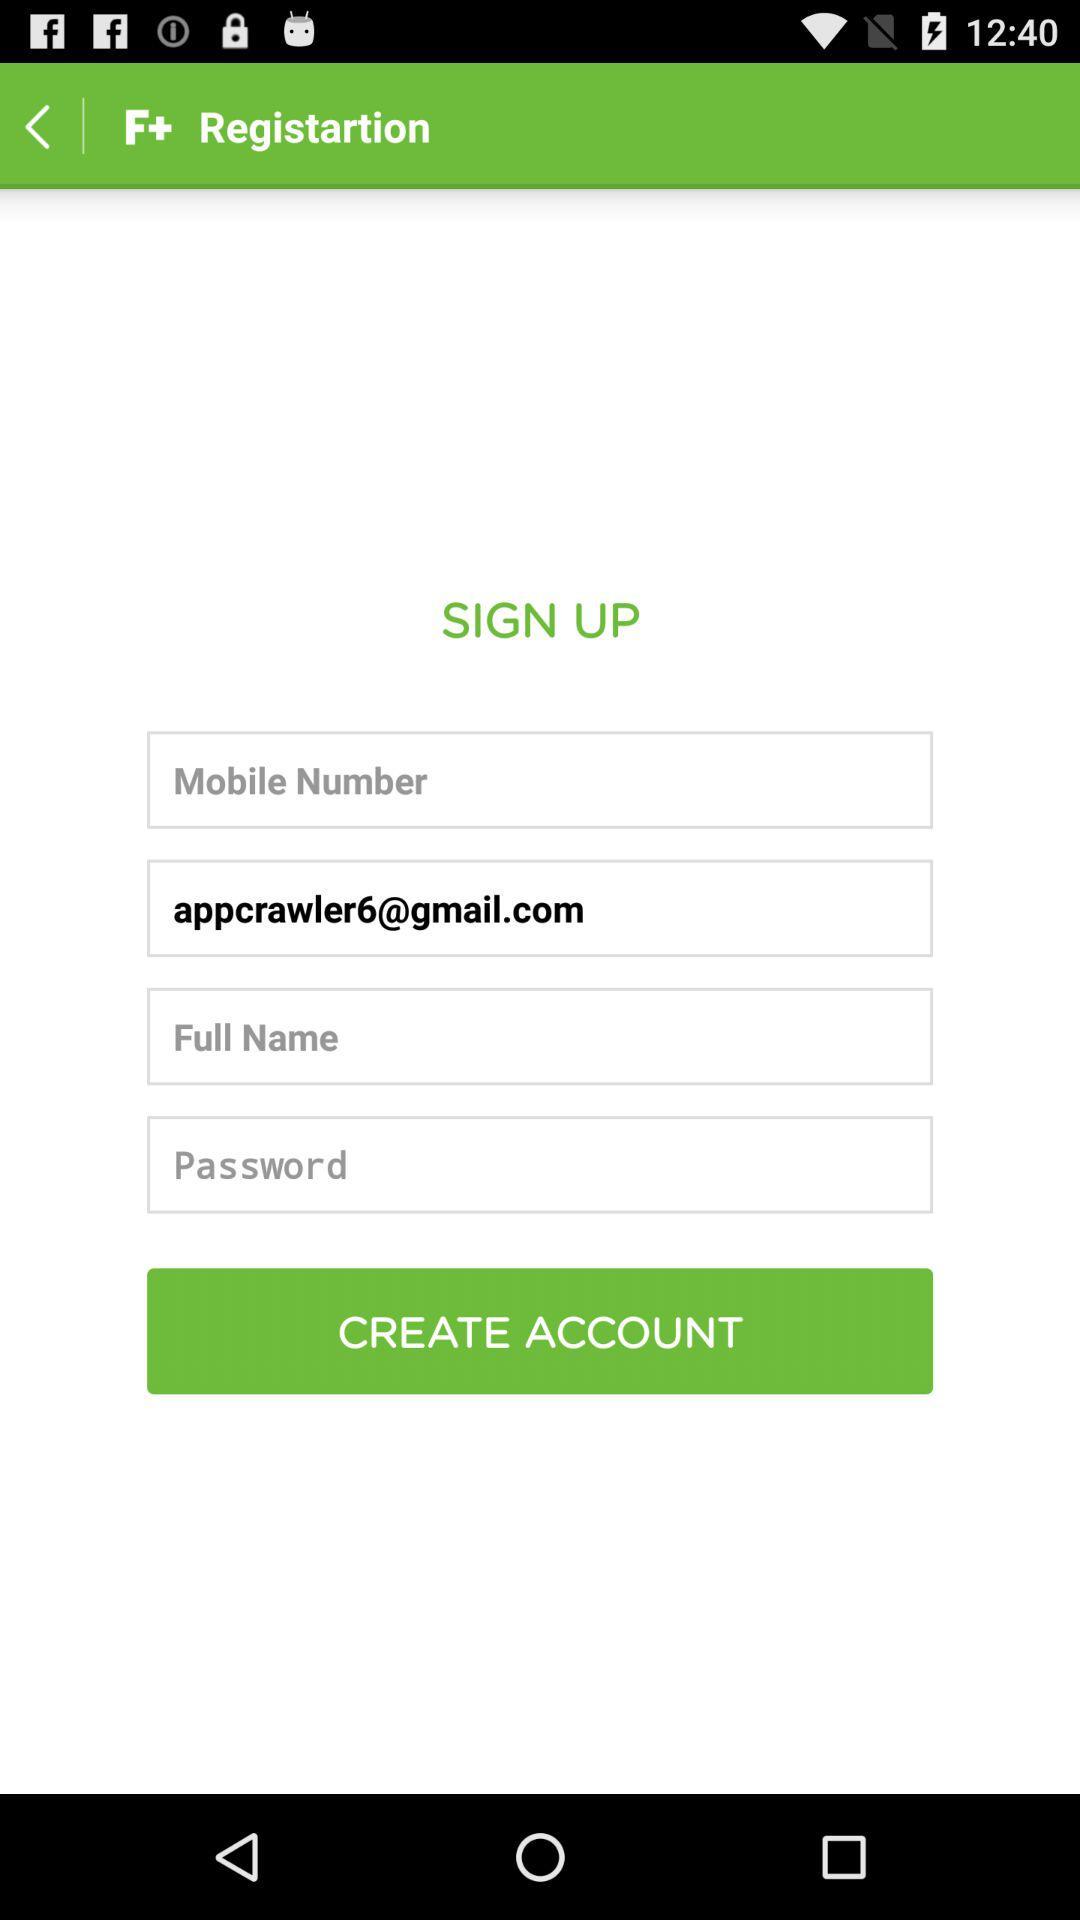 This screenshot has height=1920, width=1080. I want to click on password, so click(540, 1164).